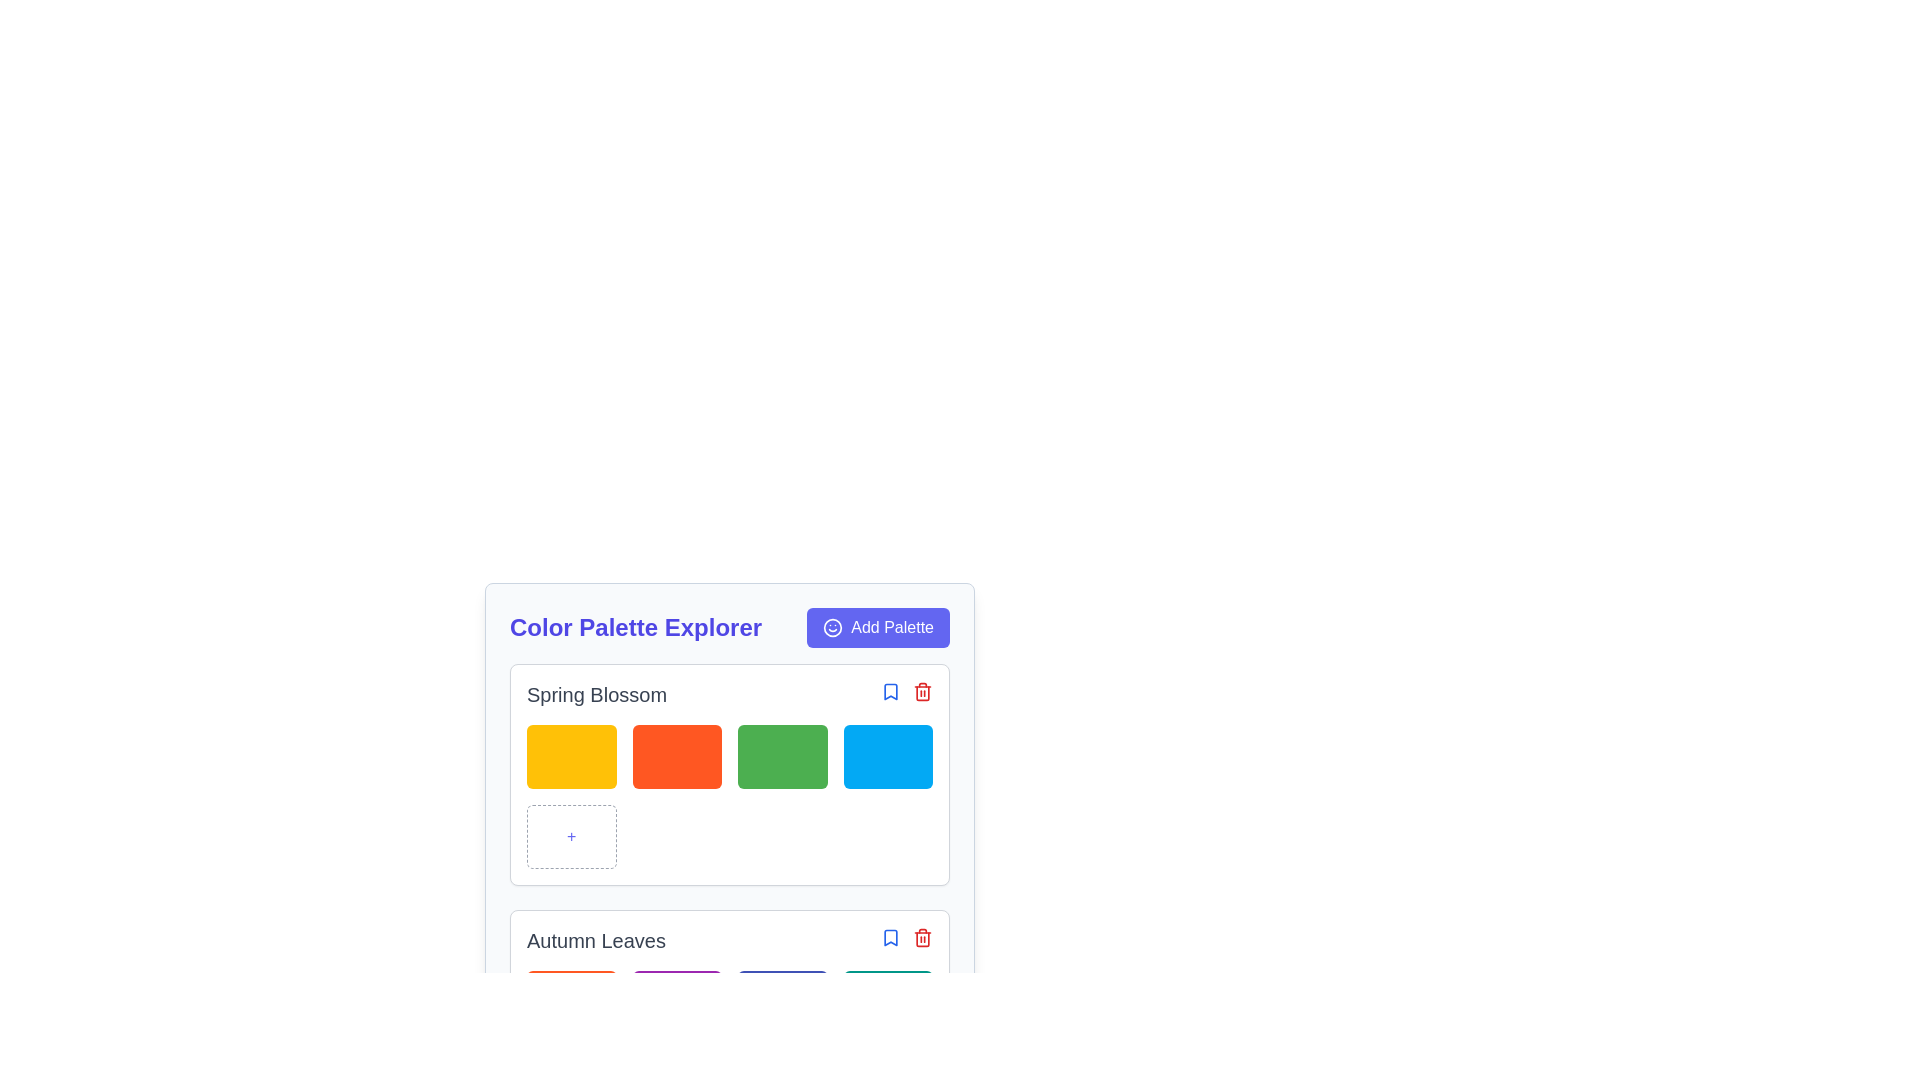 The image size is (1920, 1080). I want to click on the orange color box in the Spring Blossom section of the Color Palette Explorer, so click(677, 756).